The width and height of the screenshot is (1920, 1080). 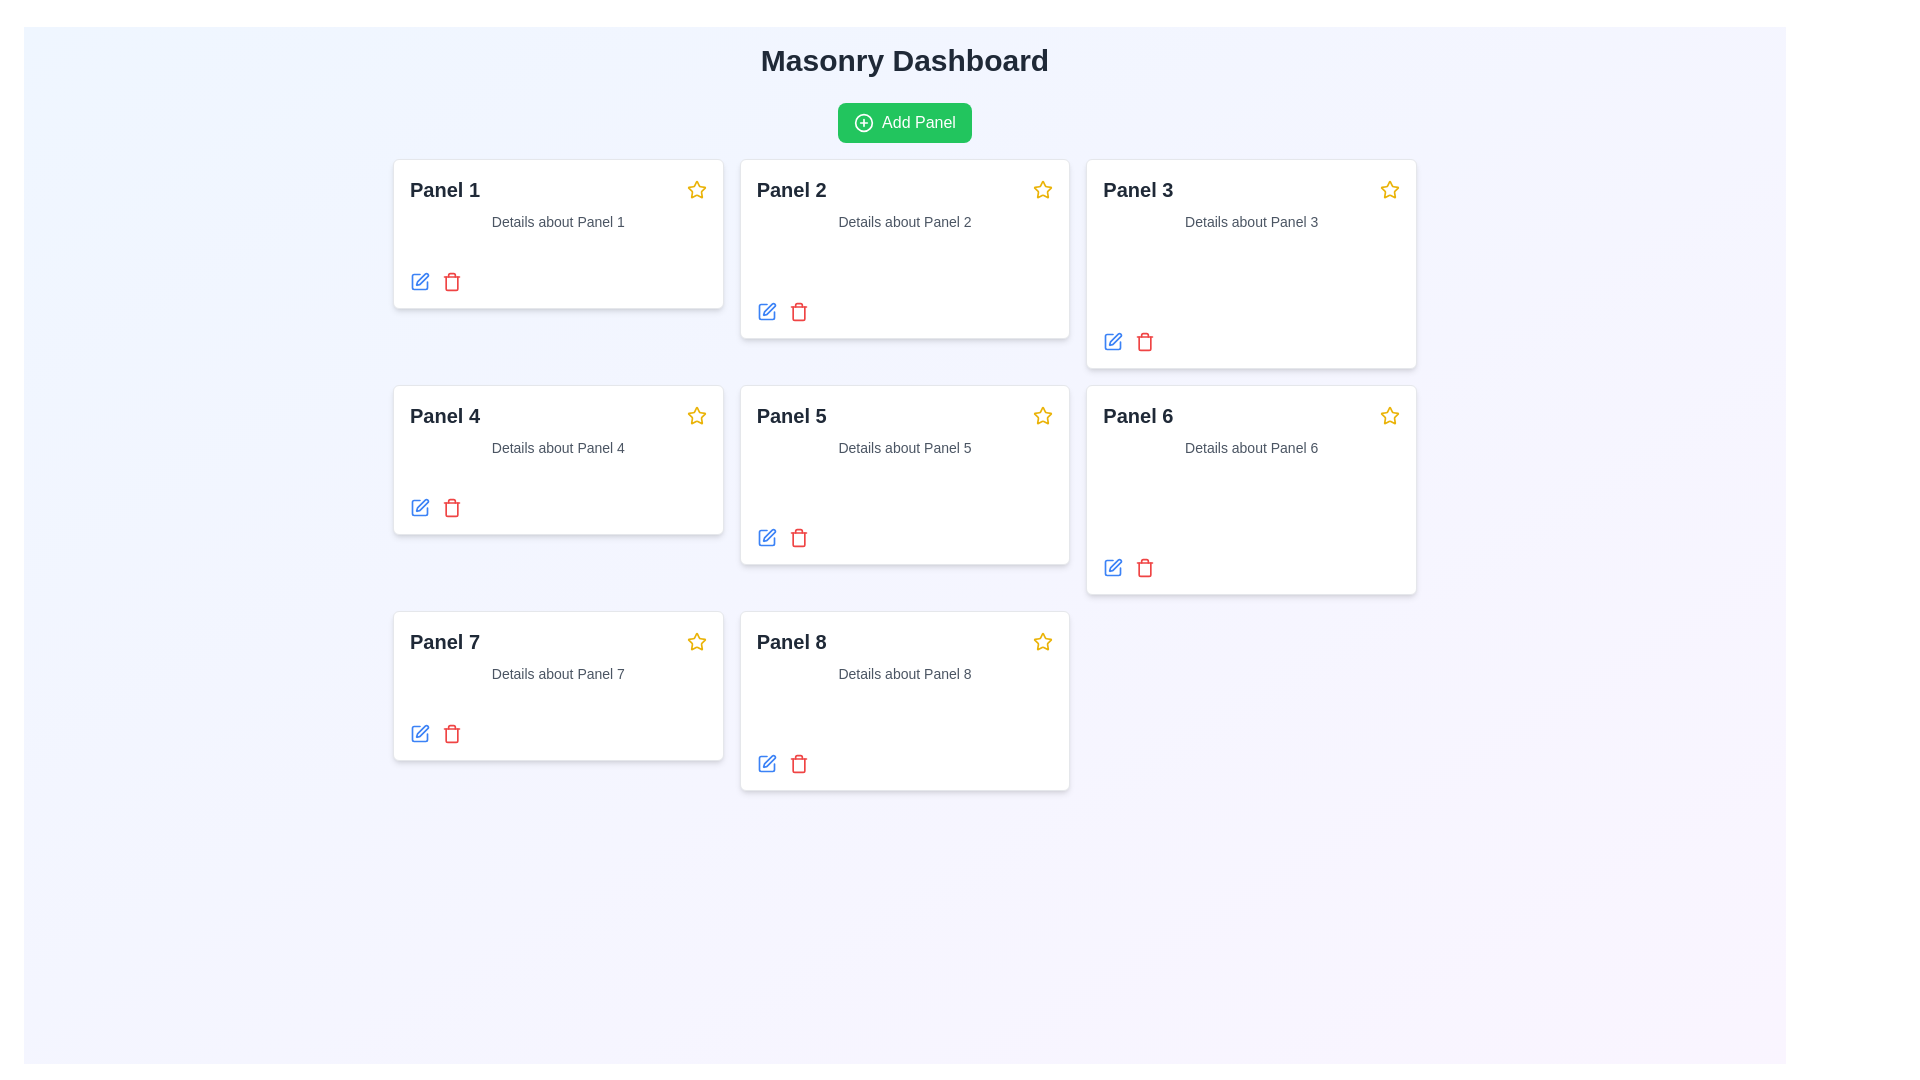 What do you see at coordinates (903, 674) in the screenshot?
I see `the Static Text that provides descriptive information about the card content in 'Panel 8', located below the header and above the action icons` at bounding box center [903, 674].